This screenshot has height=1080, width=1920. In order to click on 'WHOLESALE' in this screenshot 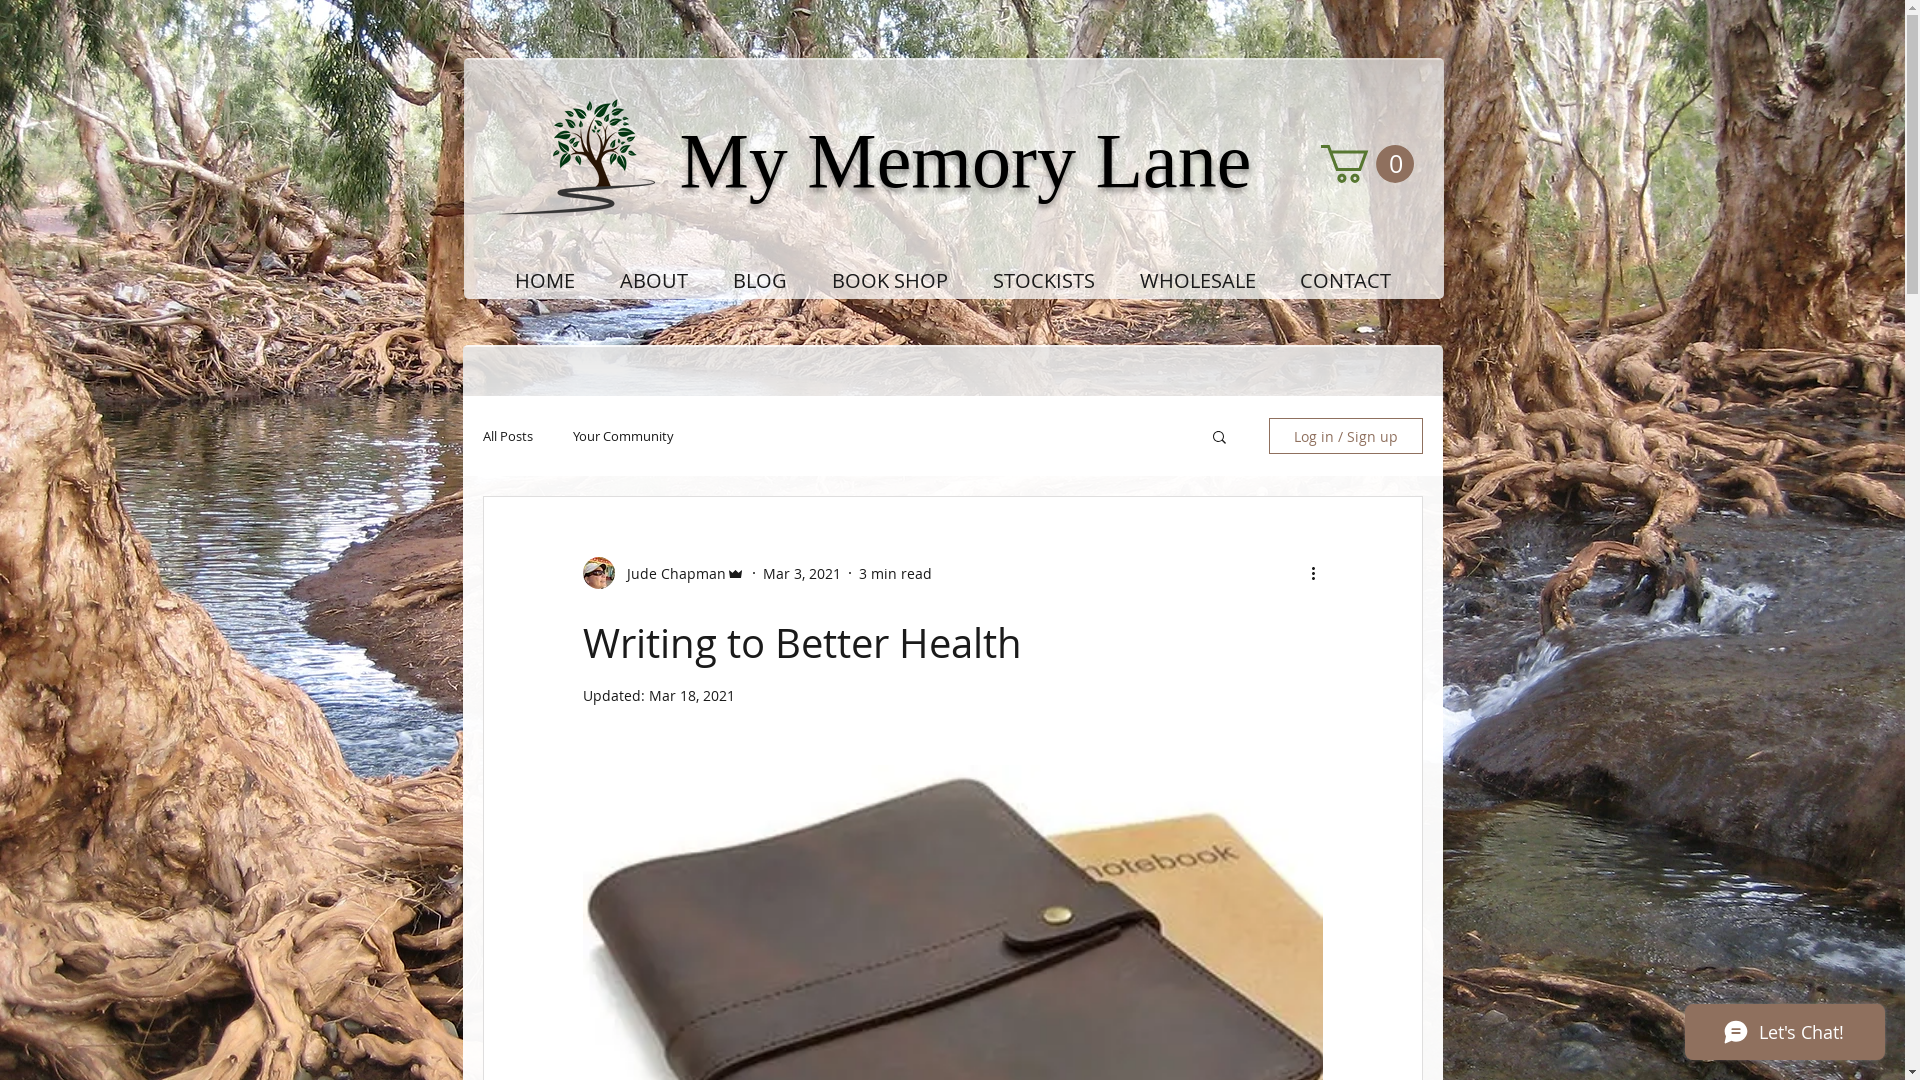, I will do `click(1198, 281)`.